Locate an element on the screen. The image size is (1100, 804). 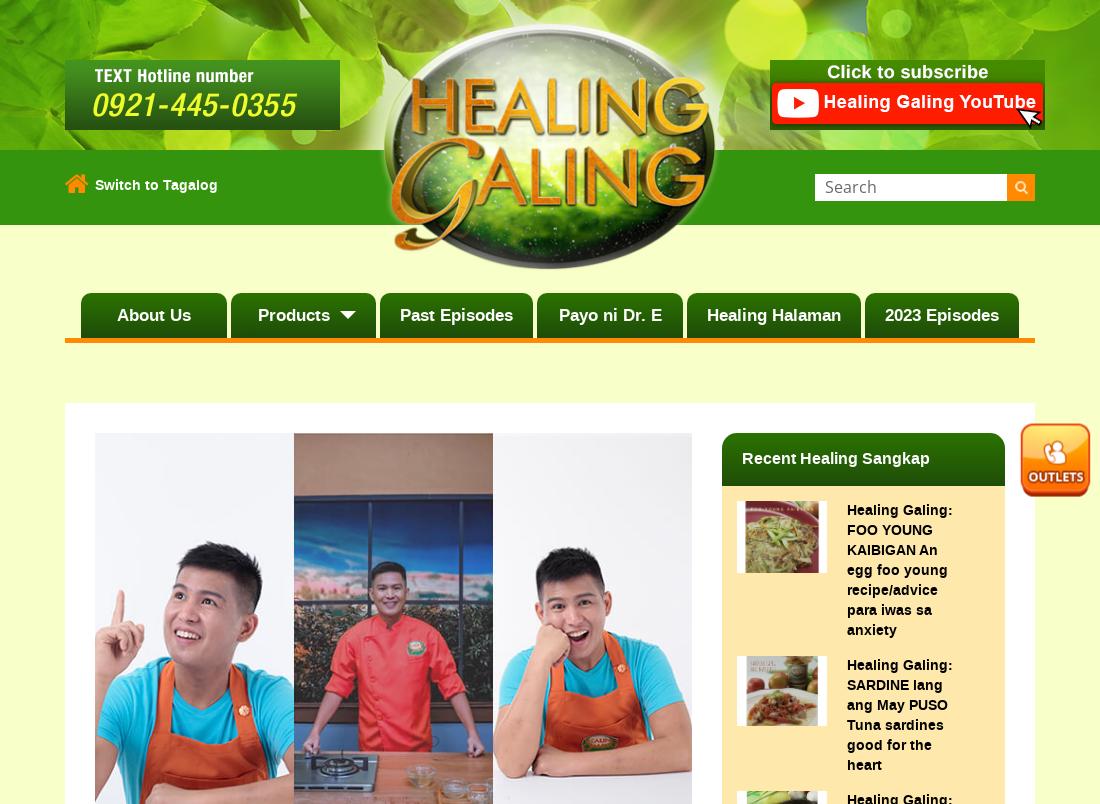
'Healing Halaman' is located at coordinates (772, 314).